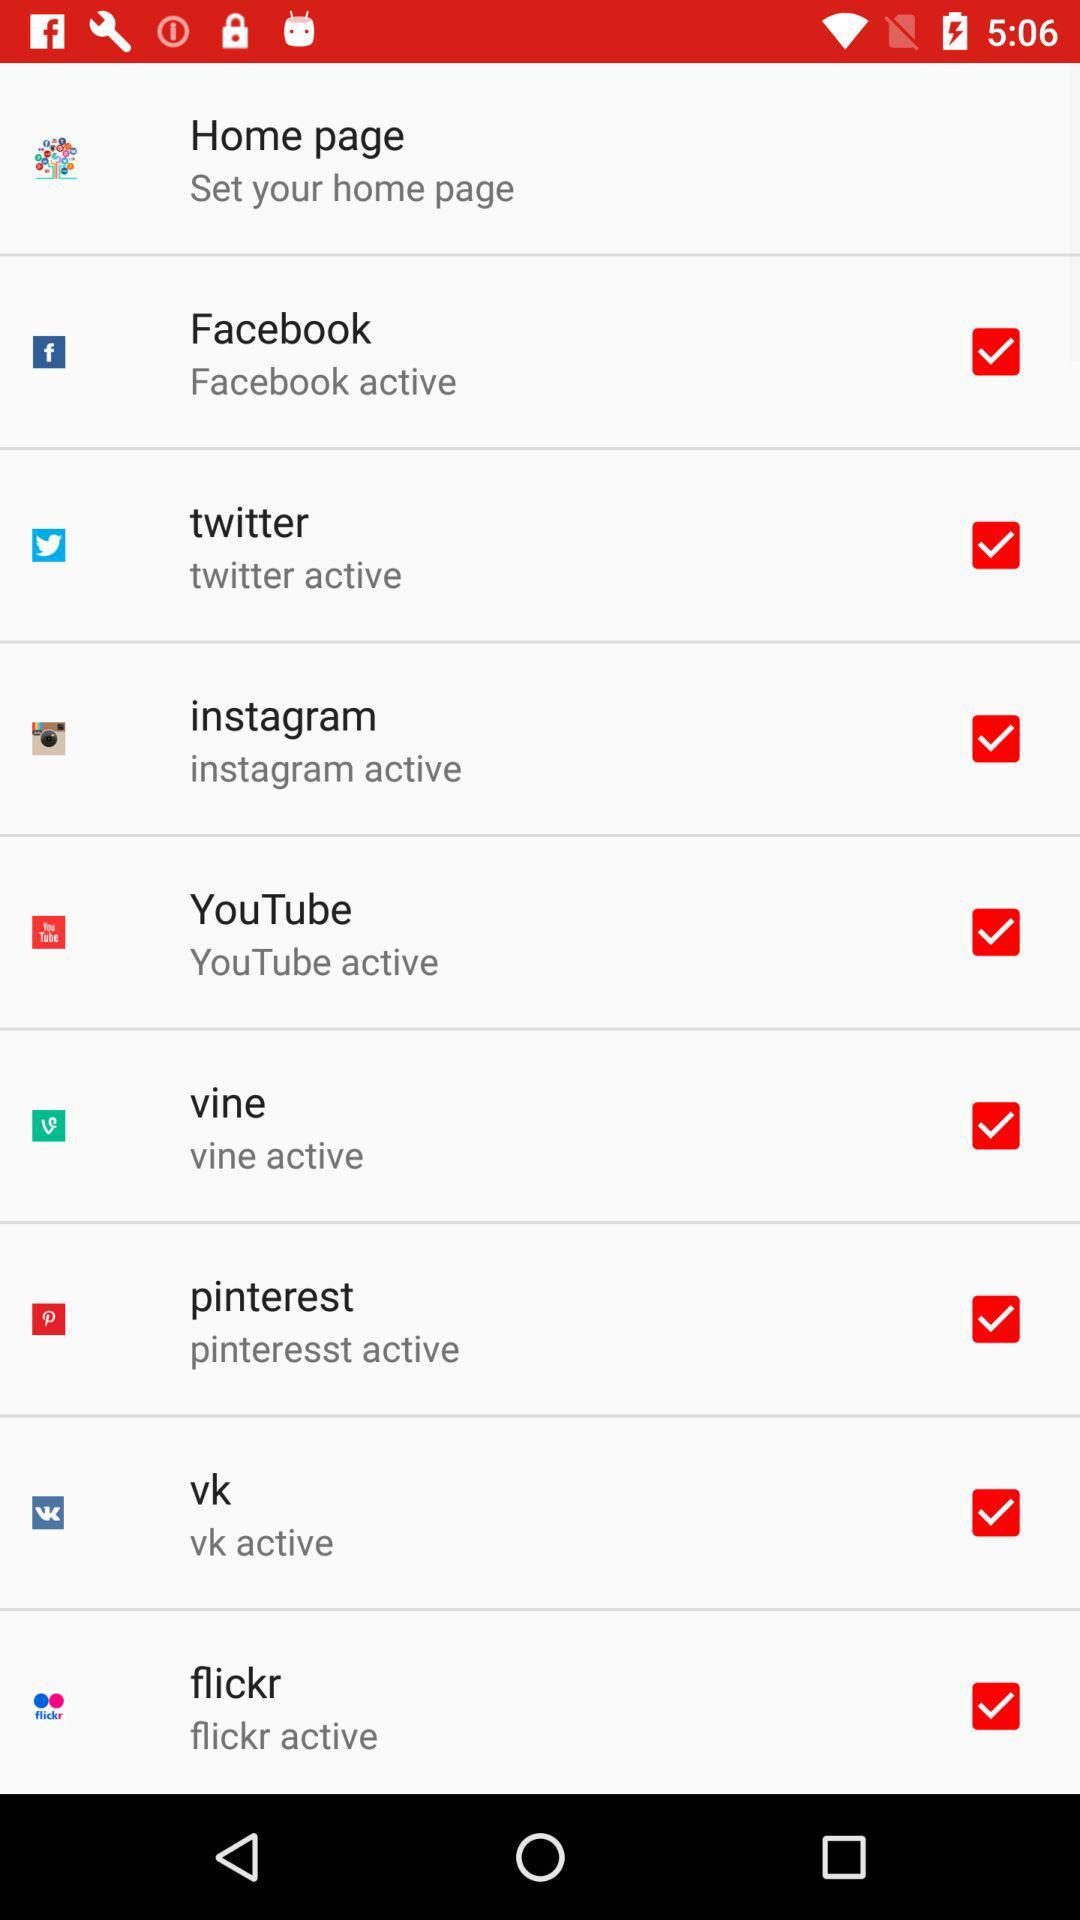  What do you see at coordinates (283, 1733) in the screenshot?
I see `flickr active app` at bounding box center [283, 1733].